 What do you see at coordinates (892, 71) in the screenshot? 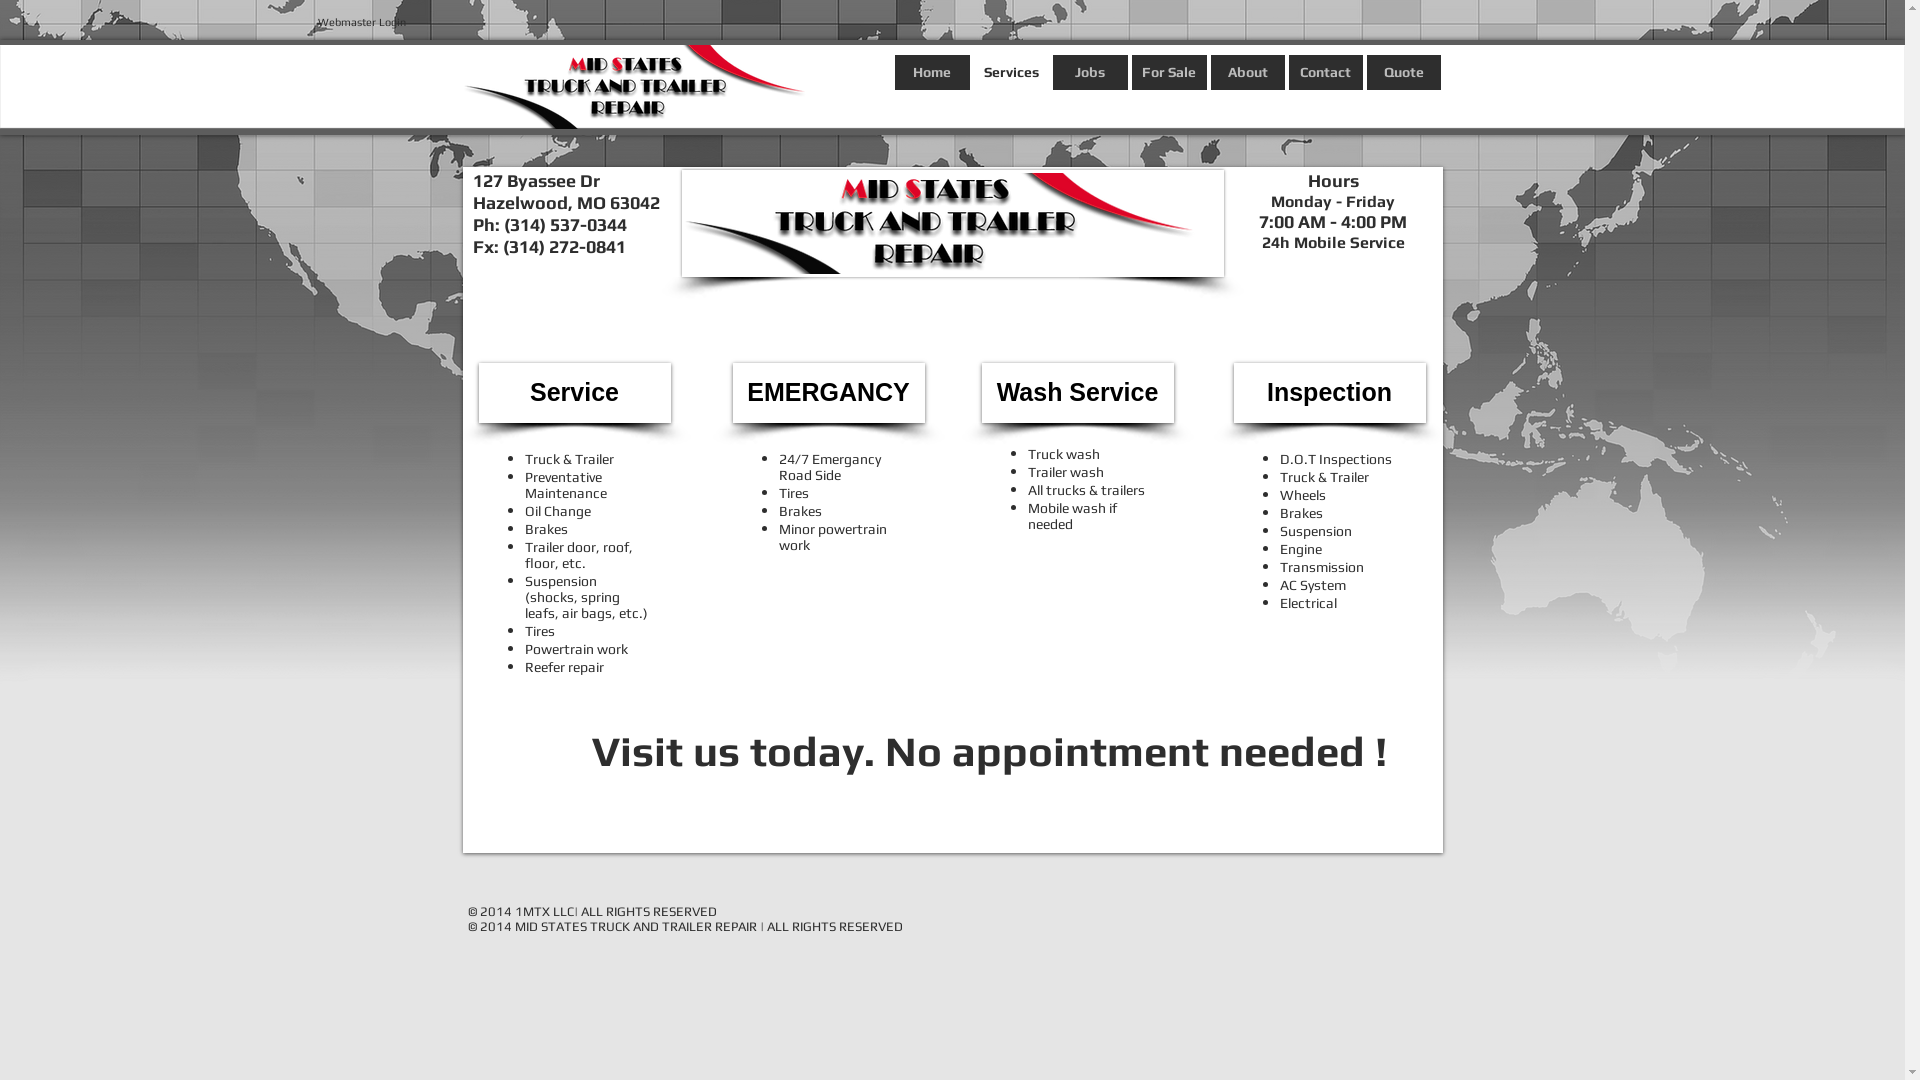
I see `'Home'` at bounding box center [892, 71].